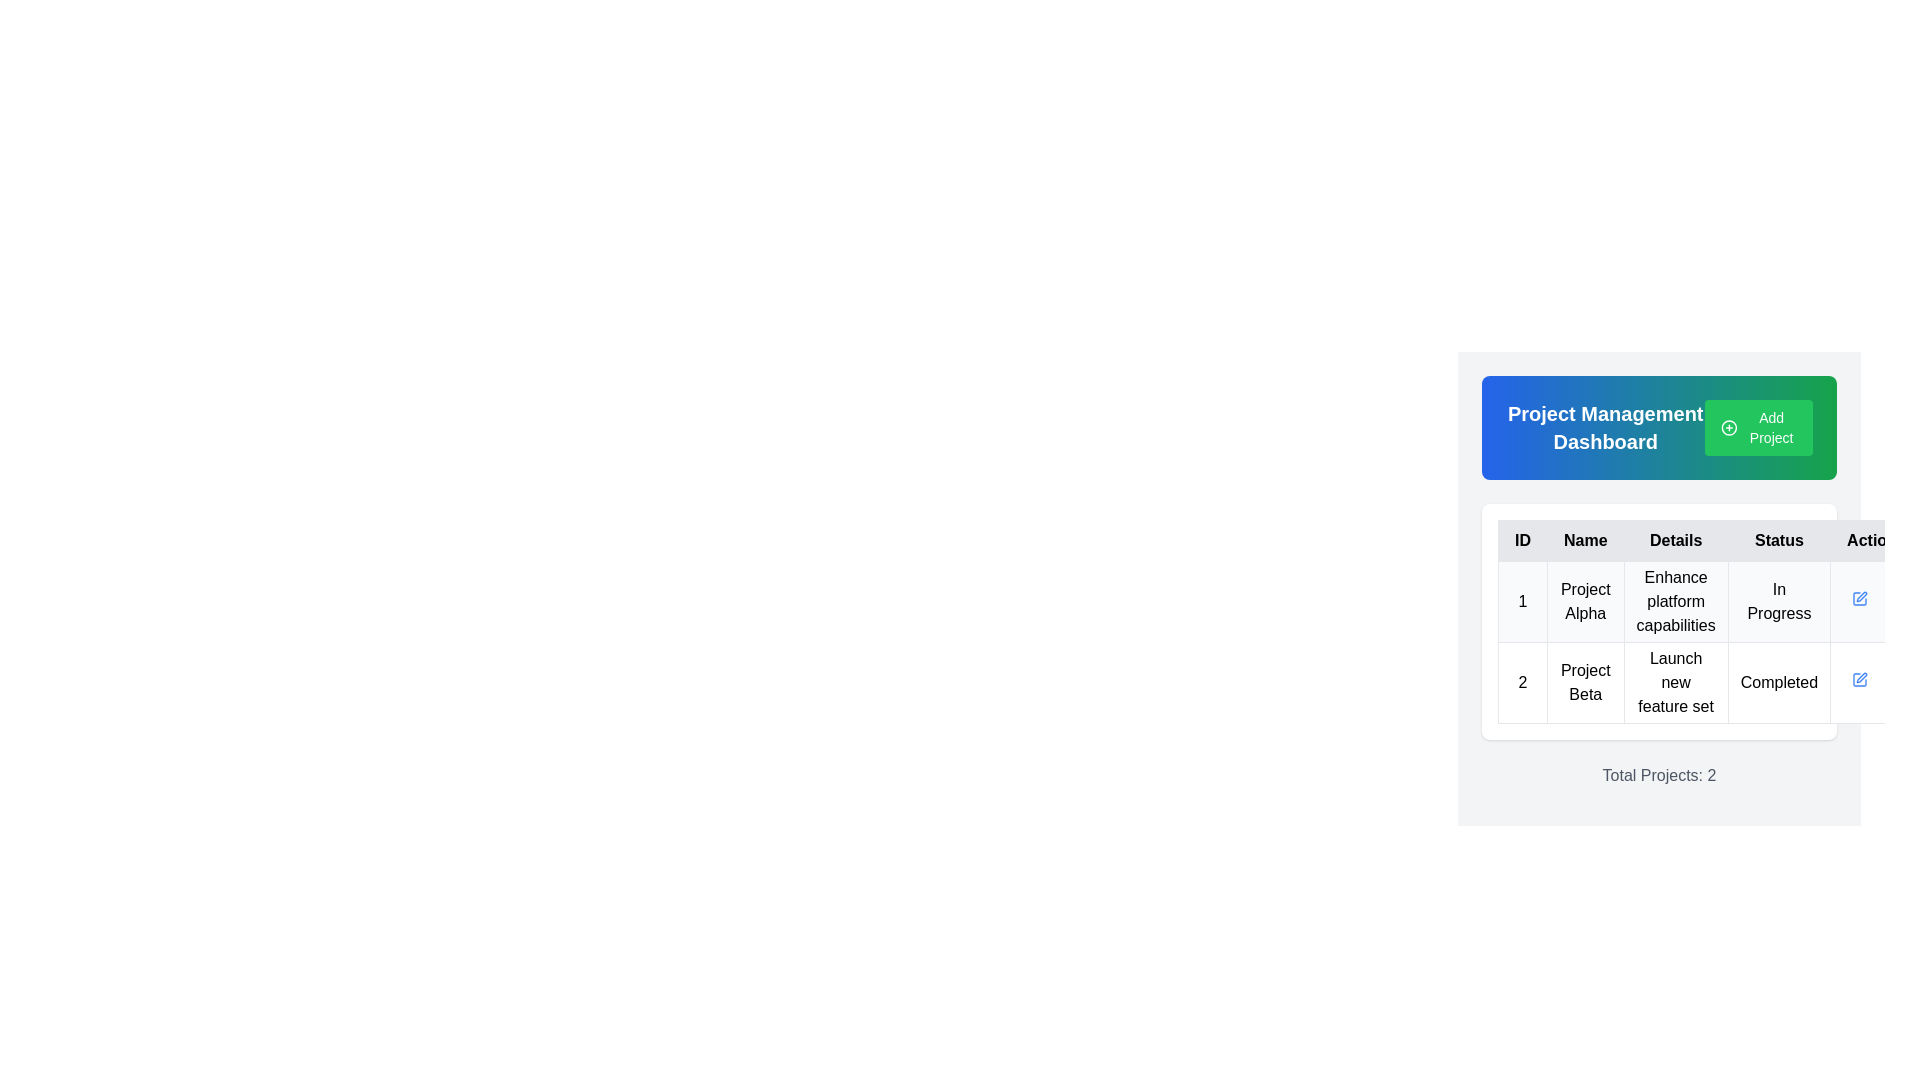 The height and width of the screenshot is (1080, 1920). Describe the element at coordinates (1728, 427) in the screenshot. I see `the circular plus sign icon inside the green 'Add Project' button located in the upper right corner of the Project Management Dashboard` at that location.